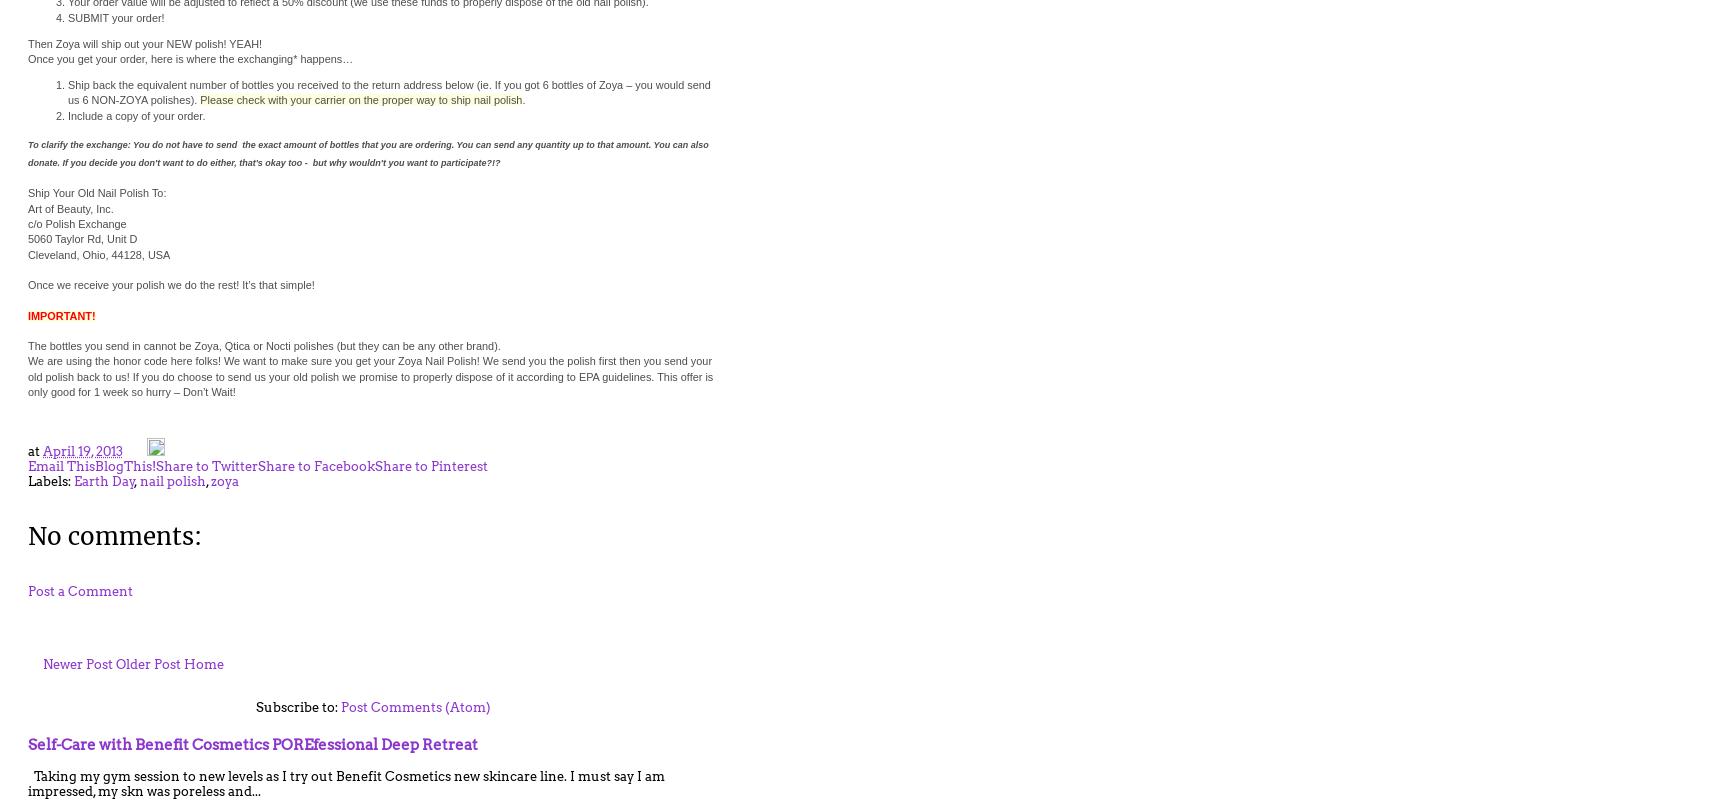 The width and height of the screenshot is (1709, 805). I want to click on 'Once you get your order, here is where the exchanging* happens…', so click(189, 57).